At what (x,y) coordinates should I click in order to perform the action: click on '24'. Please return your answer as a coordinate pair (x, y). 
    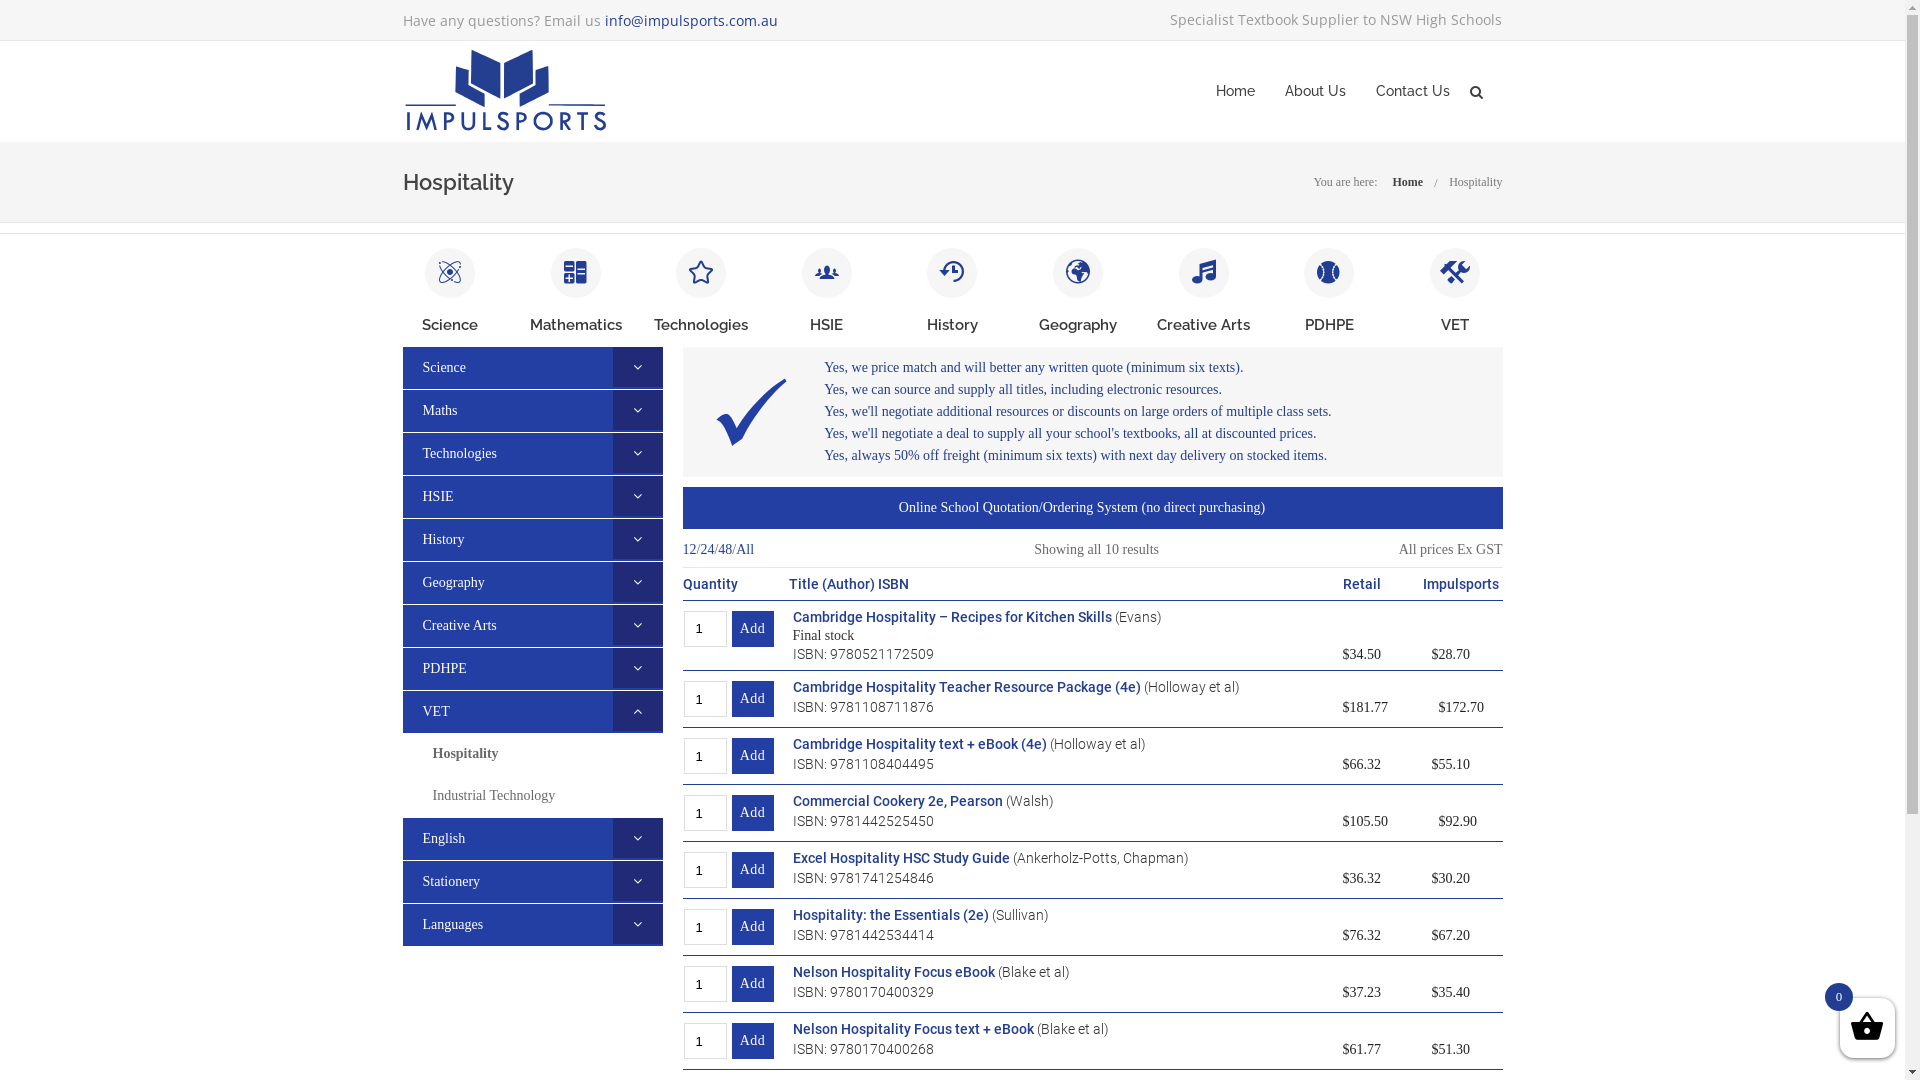
    Looking at the image, I should click on (706, 550).